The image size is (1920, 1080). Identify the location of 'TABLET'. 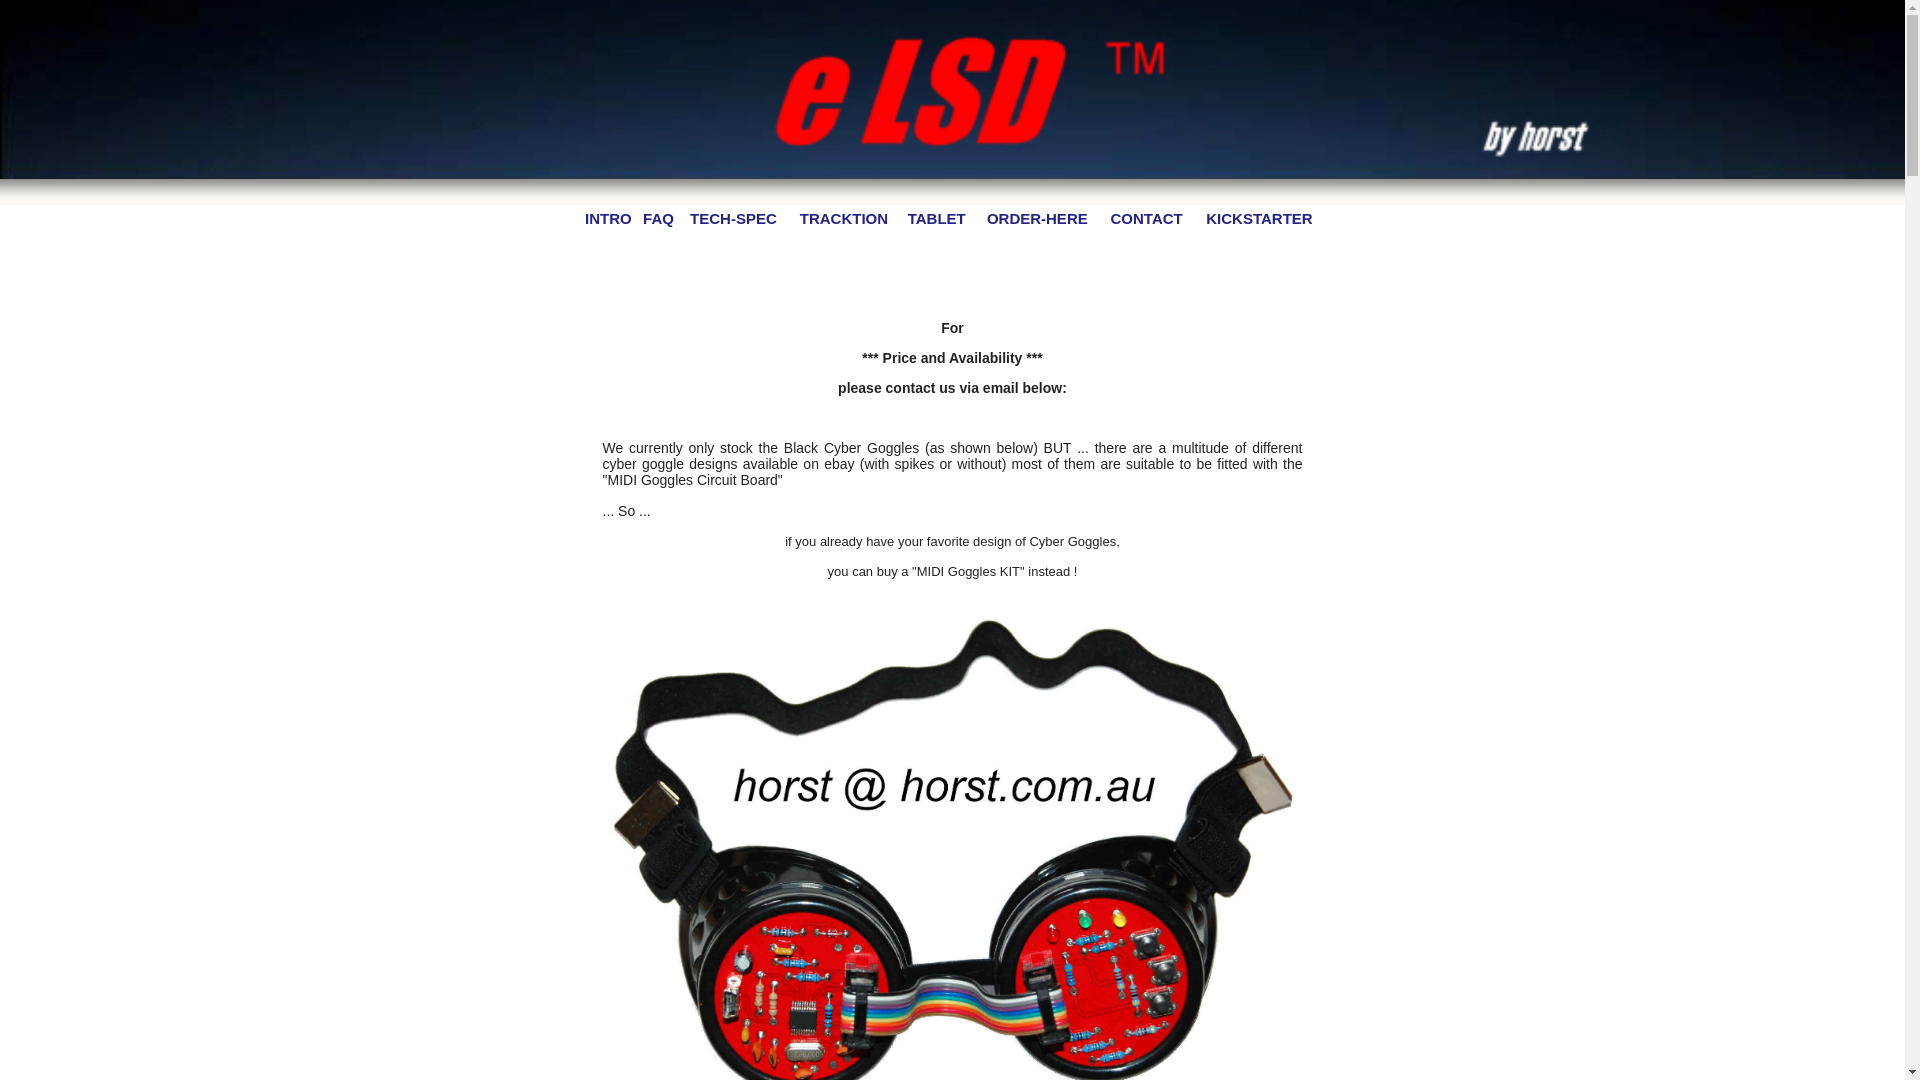
(935, 218).